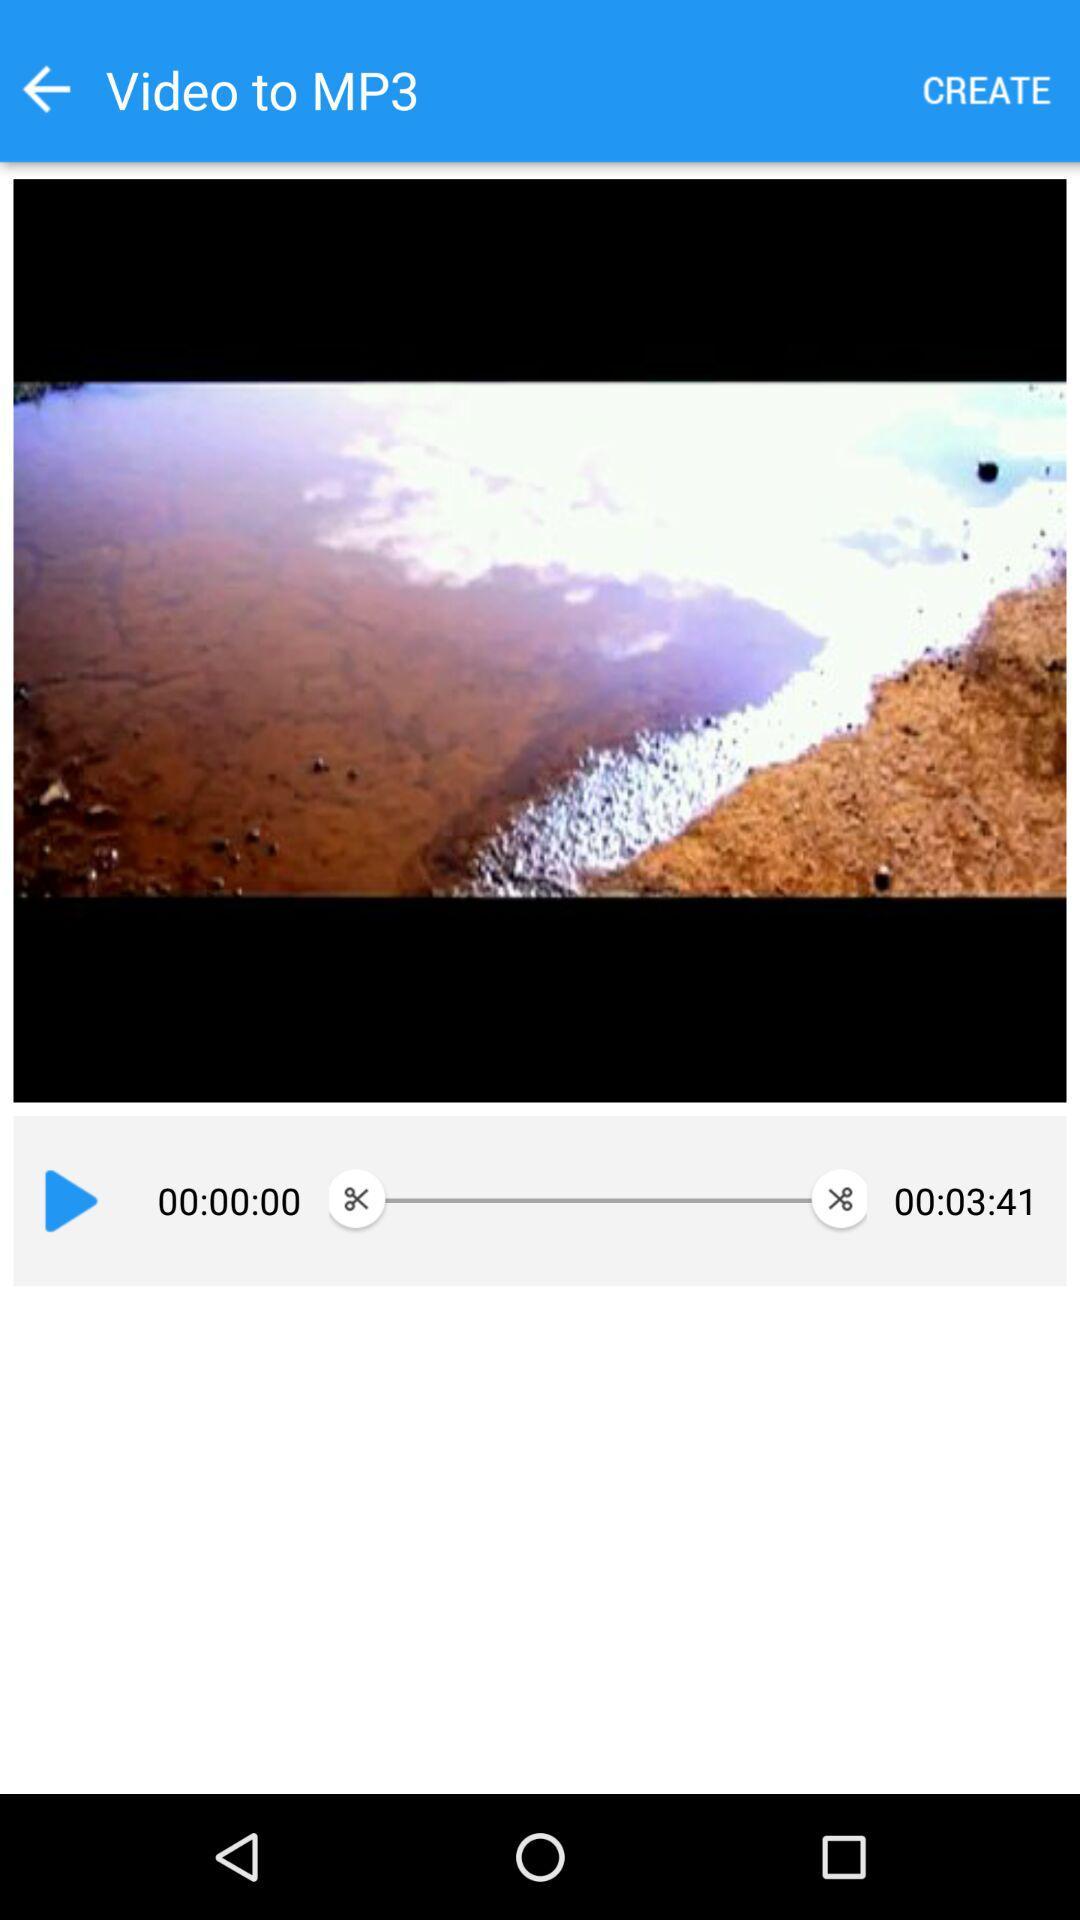 This screenshot has width=1080, height=1920. I want to click on the icon to the right of the video to mp3, so click(987, 88).